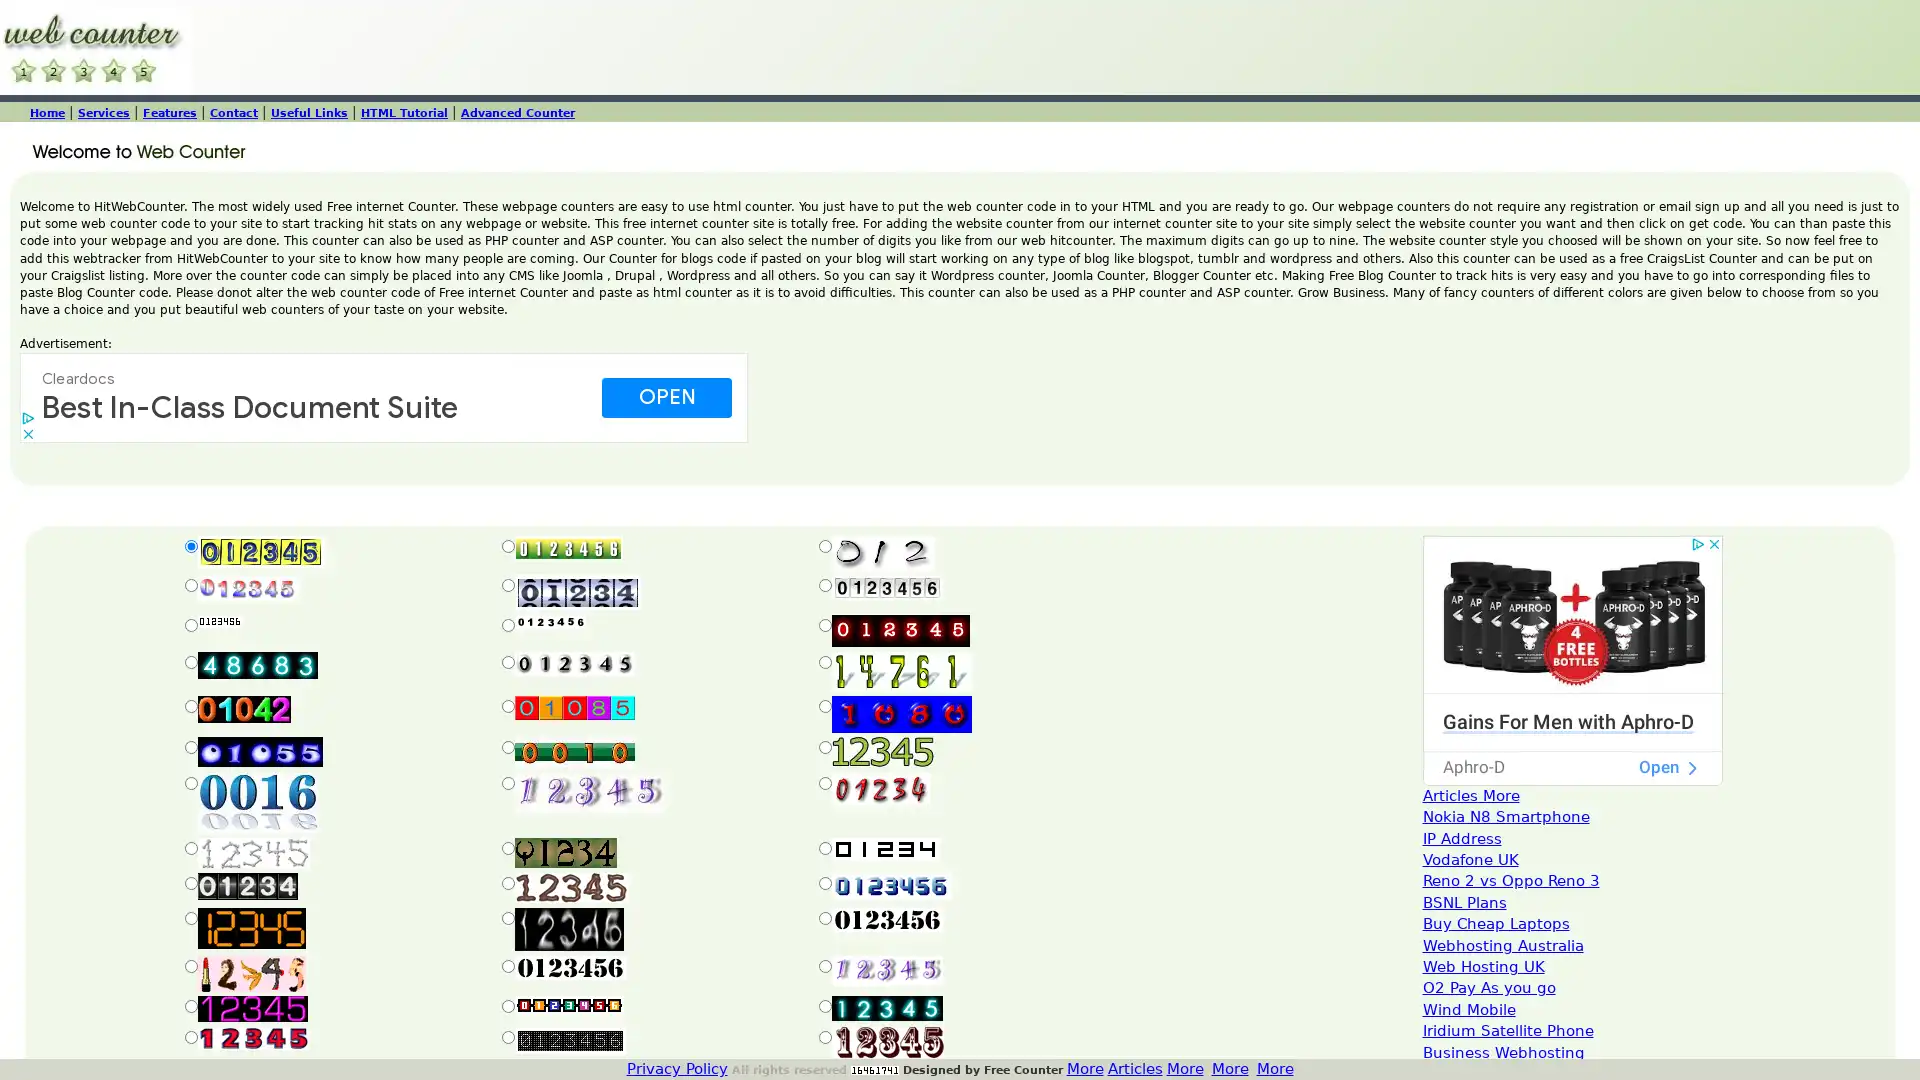 This screenshot has width=1920, height=1080. Describe the element at coordinates (575, 591) in the screenshot. I see `Submit` at that location.